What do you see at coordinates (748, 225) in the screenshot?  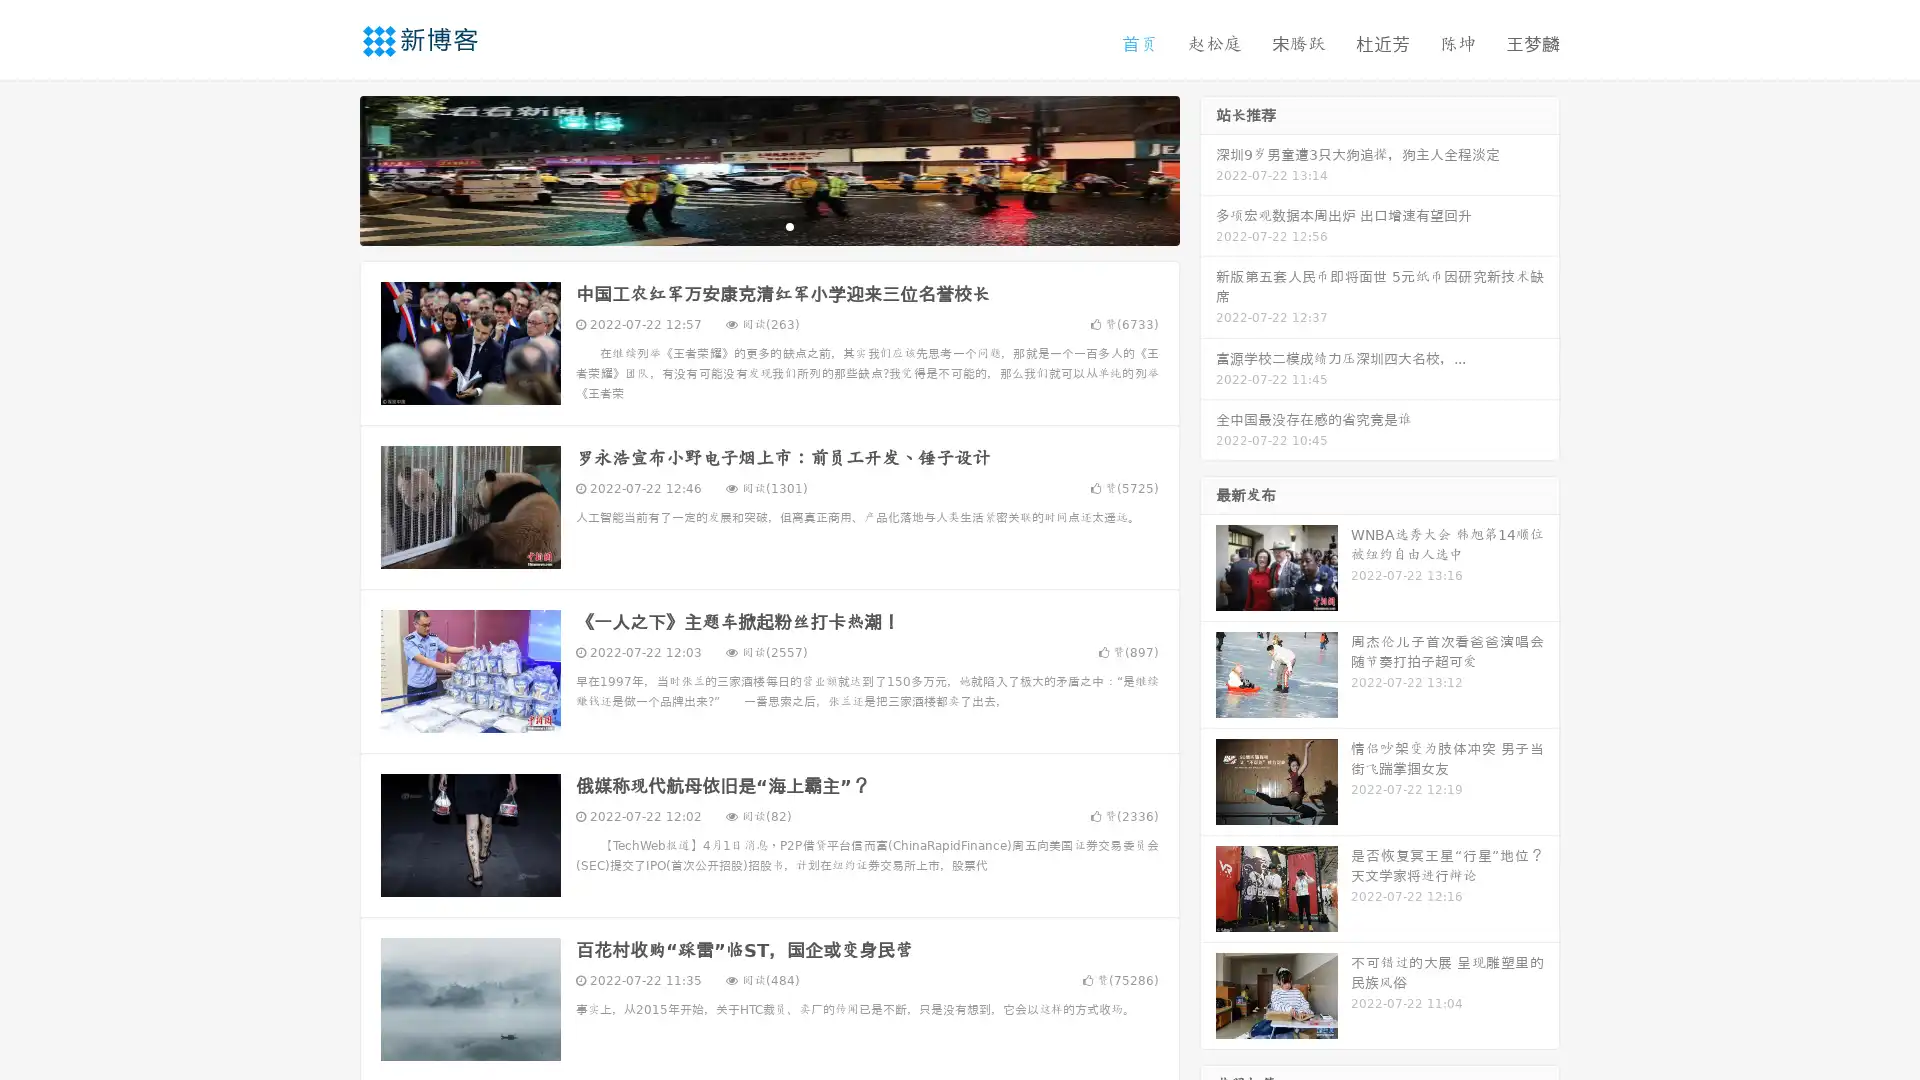 I see `Go to slide 1` at bounding box center [748, 225].